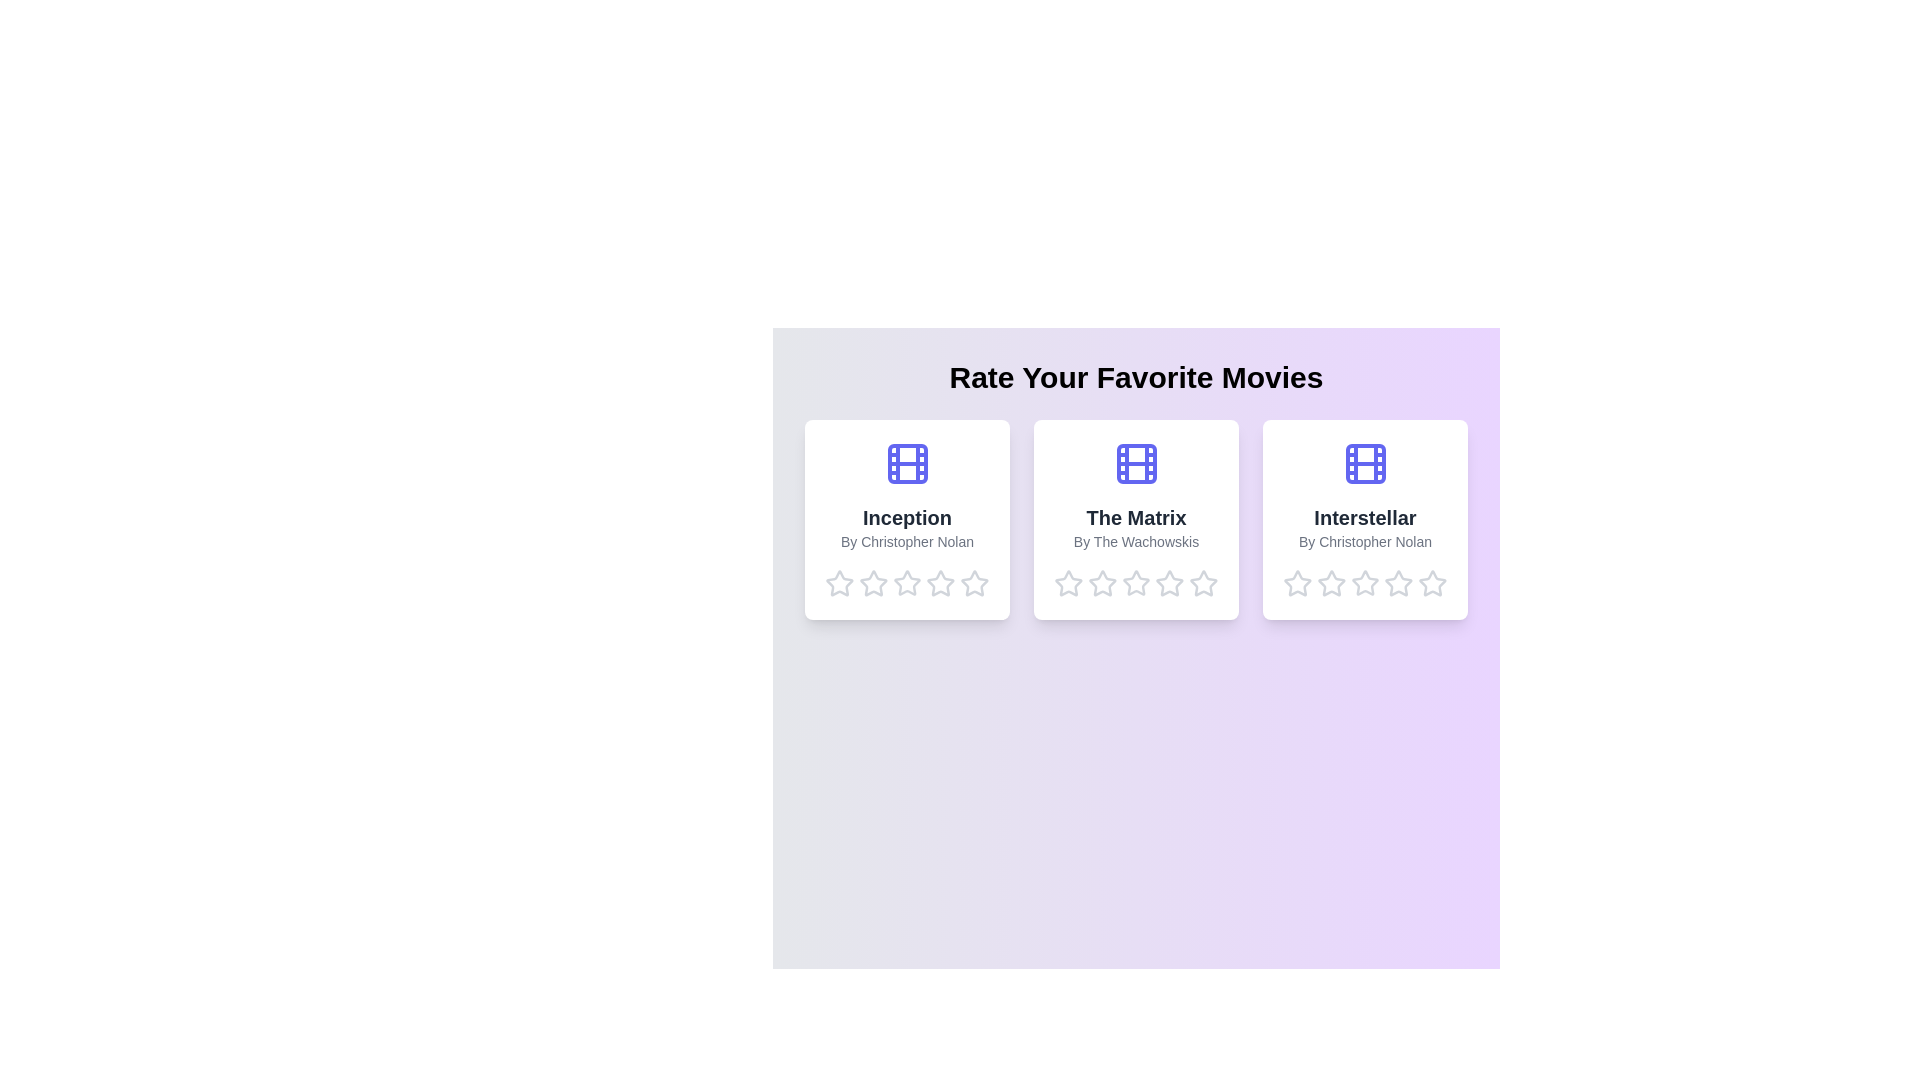 This screenshot has height=1080, width=1920. What do you see at coordinates (1398, 583) in the screenshot?
I see `the star corresponding to 4 stars for the movie Interstellar` at bounding box center [1398, 583].